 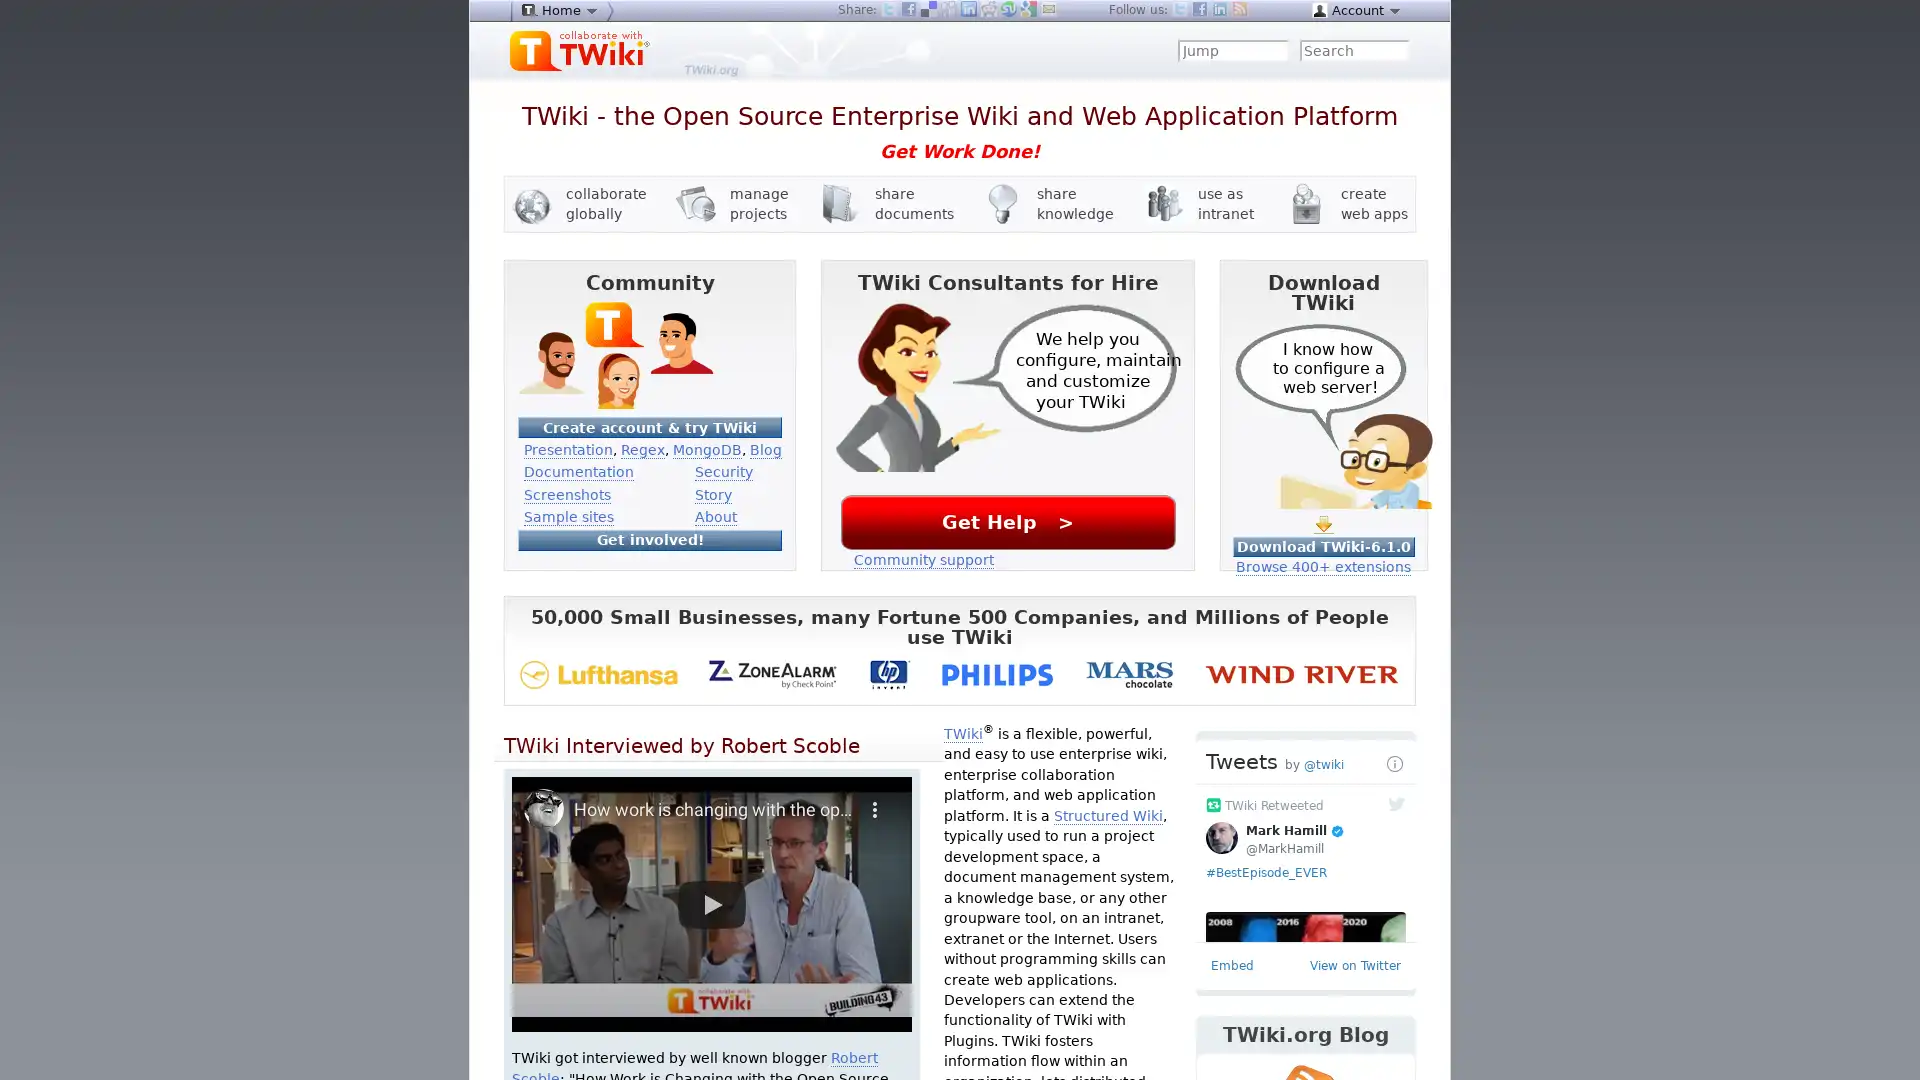 What do you see at coordinates (649, 538) in the screenshot?
I see `Get involved!` at bounding box center [649, 538].